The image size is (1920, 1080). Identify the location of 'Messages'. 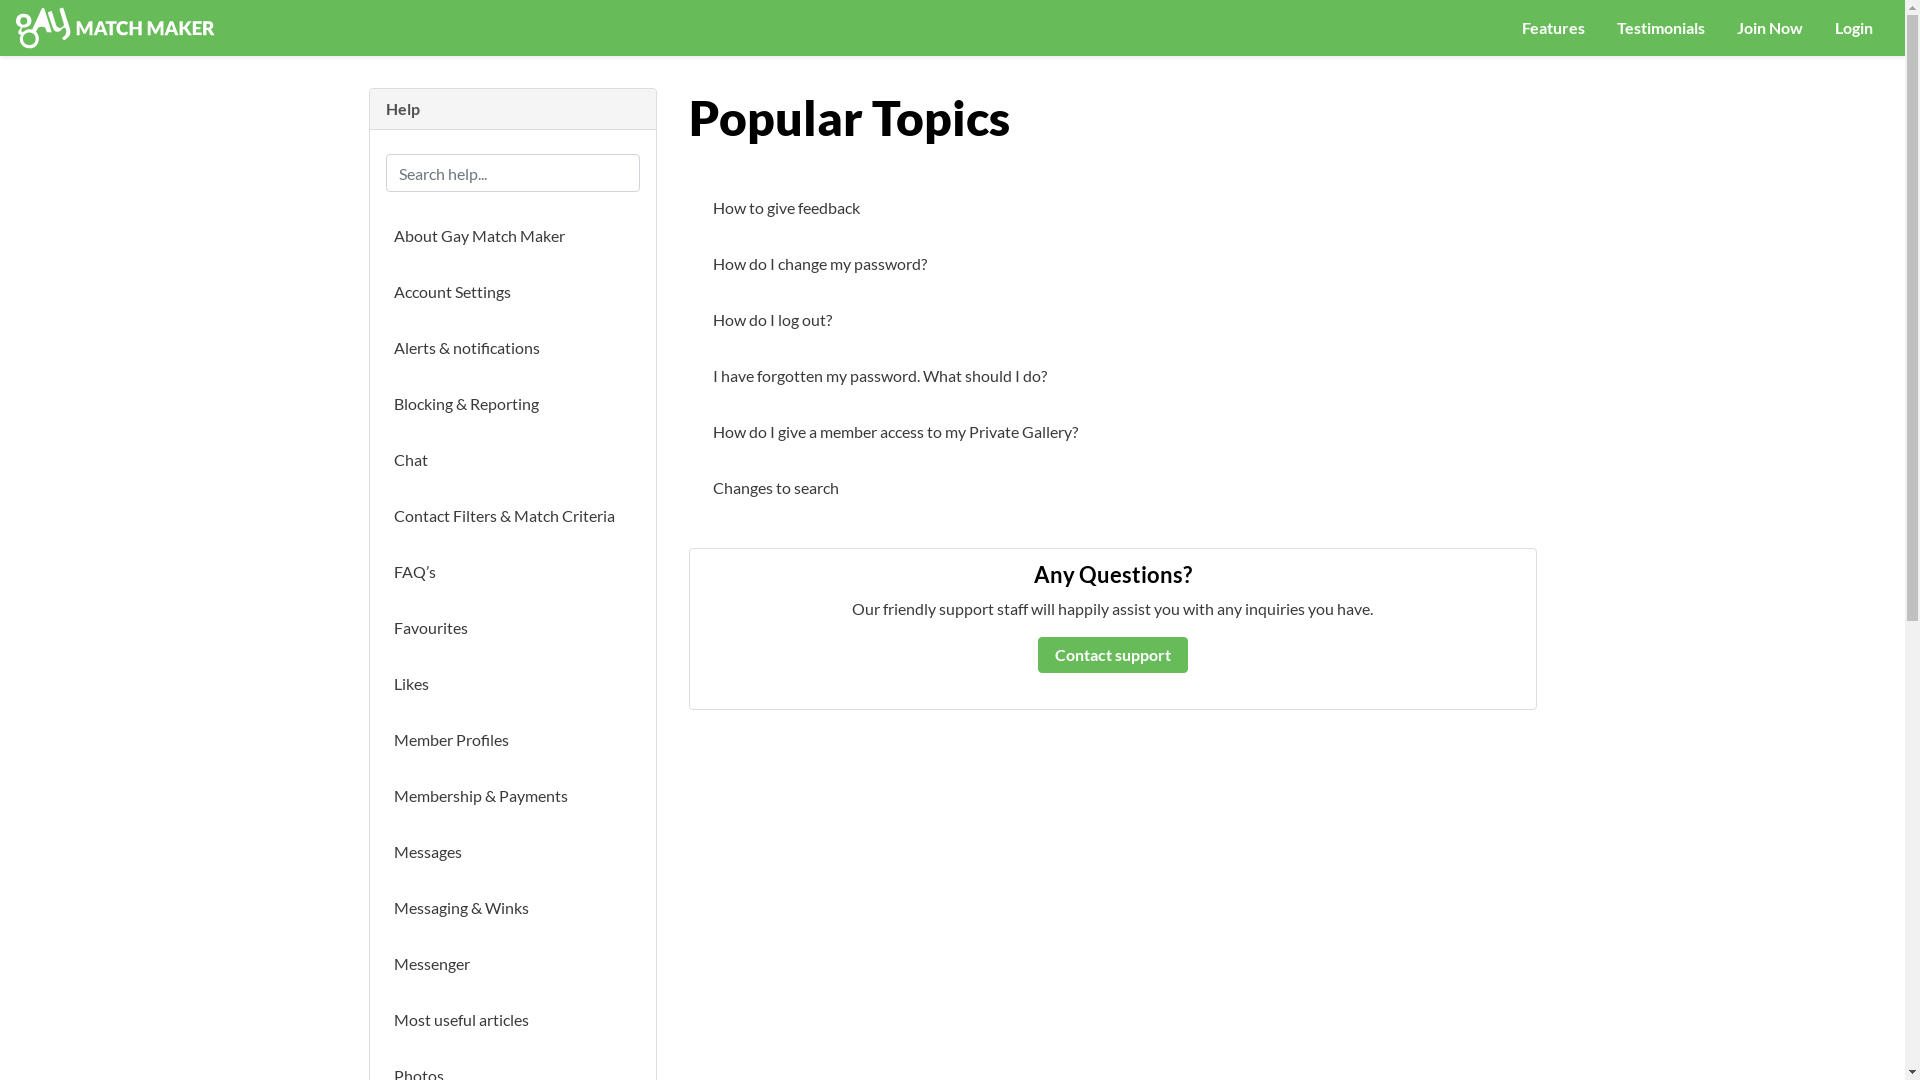
(513, 852).